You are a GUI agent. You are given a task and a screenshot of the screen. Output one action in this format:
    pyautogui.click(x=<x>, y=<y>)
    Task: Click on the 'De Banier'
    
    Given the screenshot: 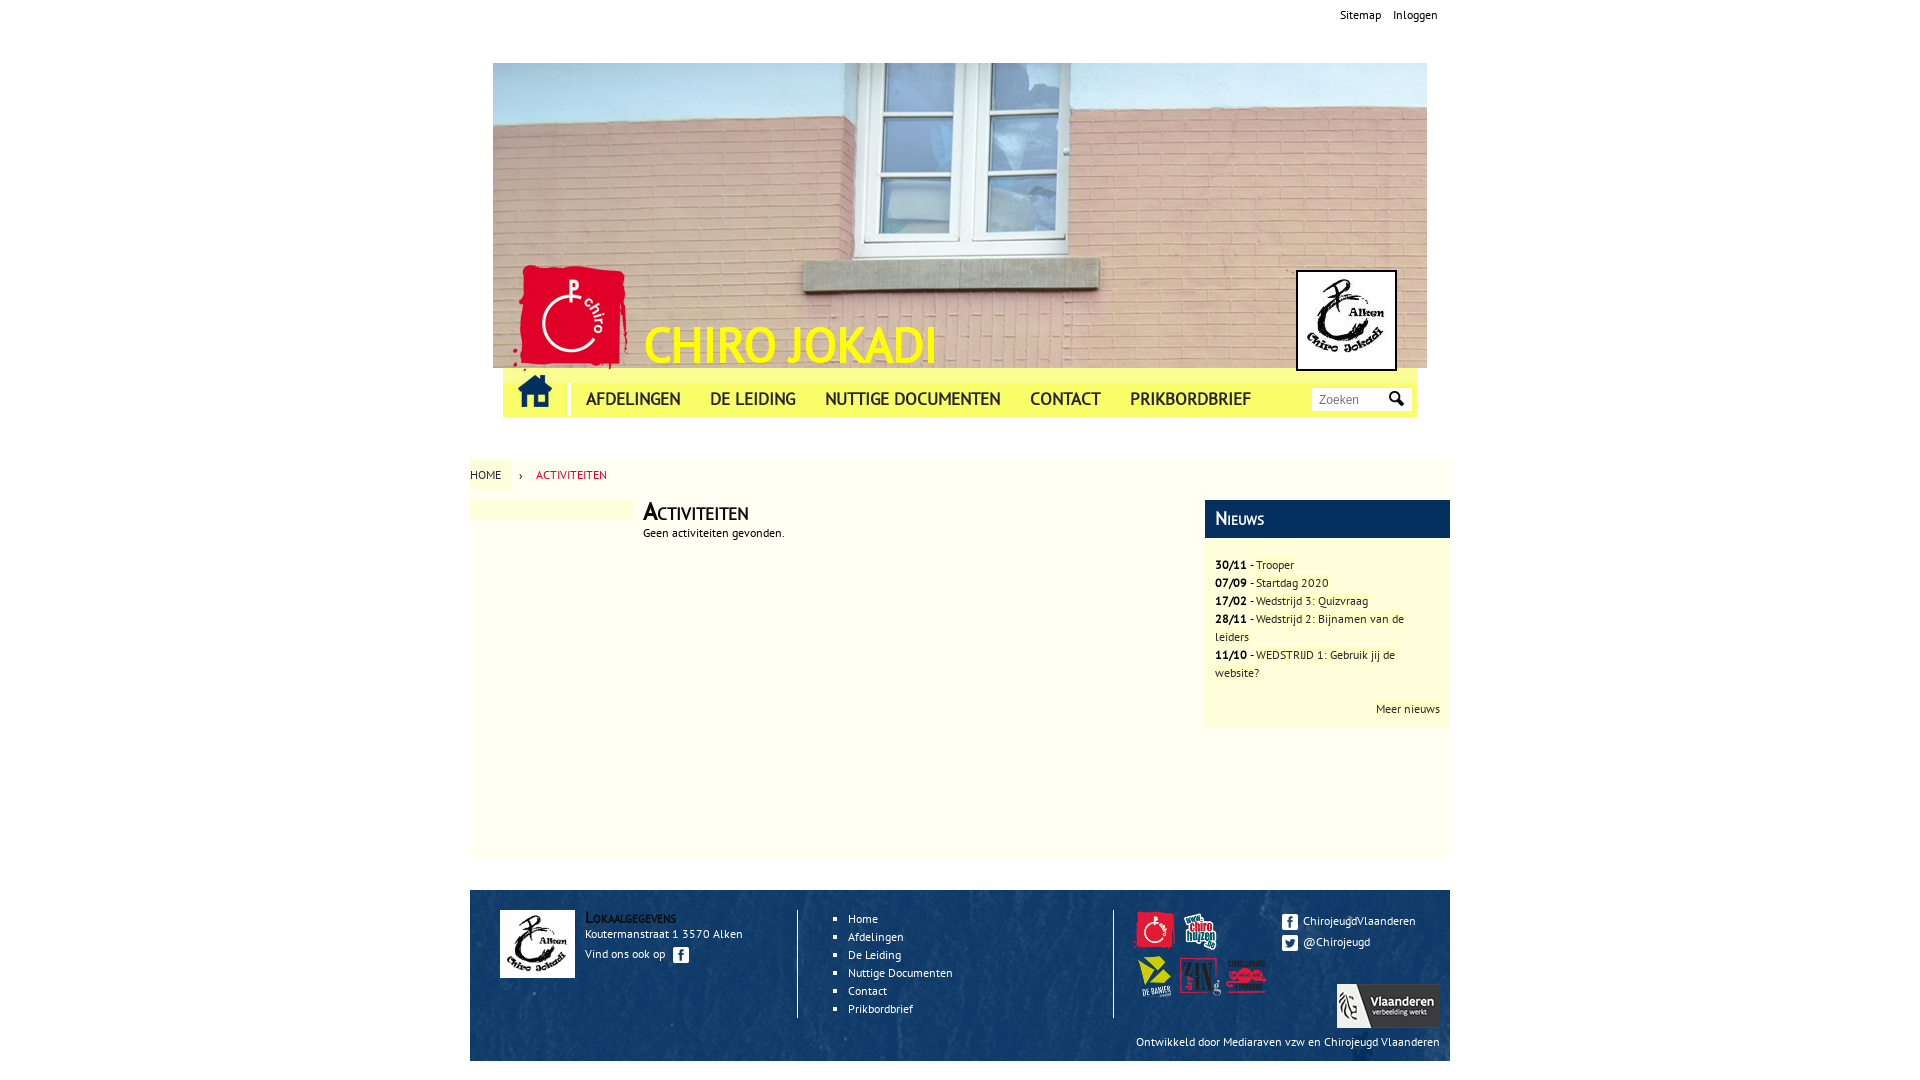 What is the action you would take?
    pyautogui.click(x=1133, y=975)
    